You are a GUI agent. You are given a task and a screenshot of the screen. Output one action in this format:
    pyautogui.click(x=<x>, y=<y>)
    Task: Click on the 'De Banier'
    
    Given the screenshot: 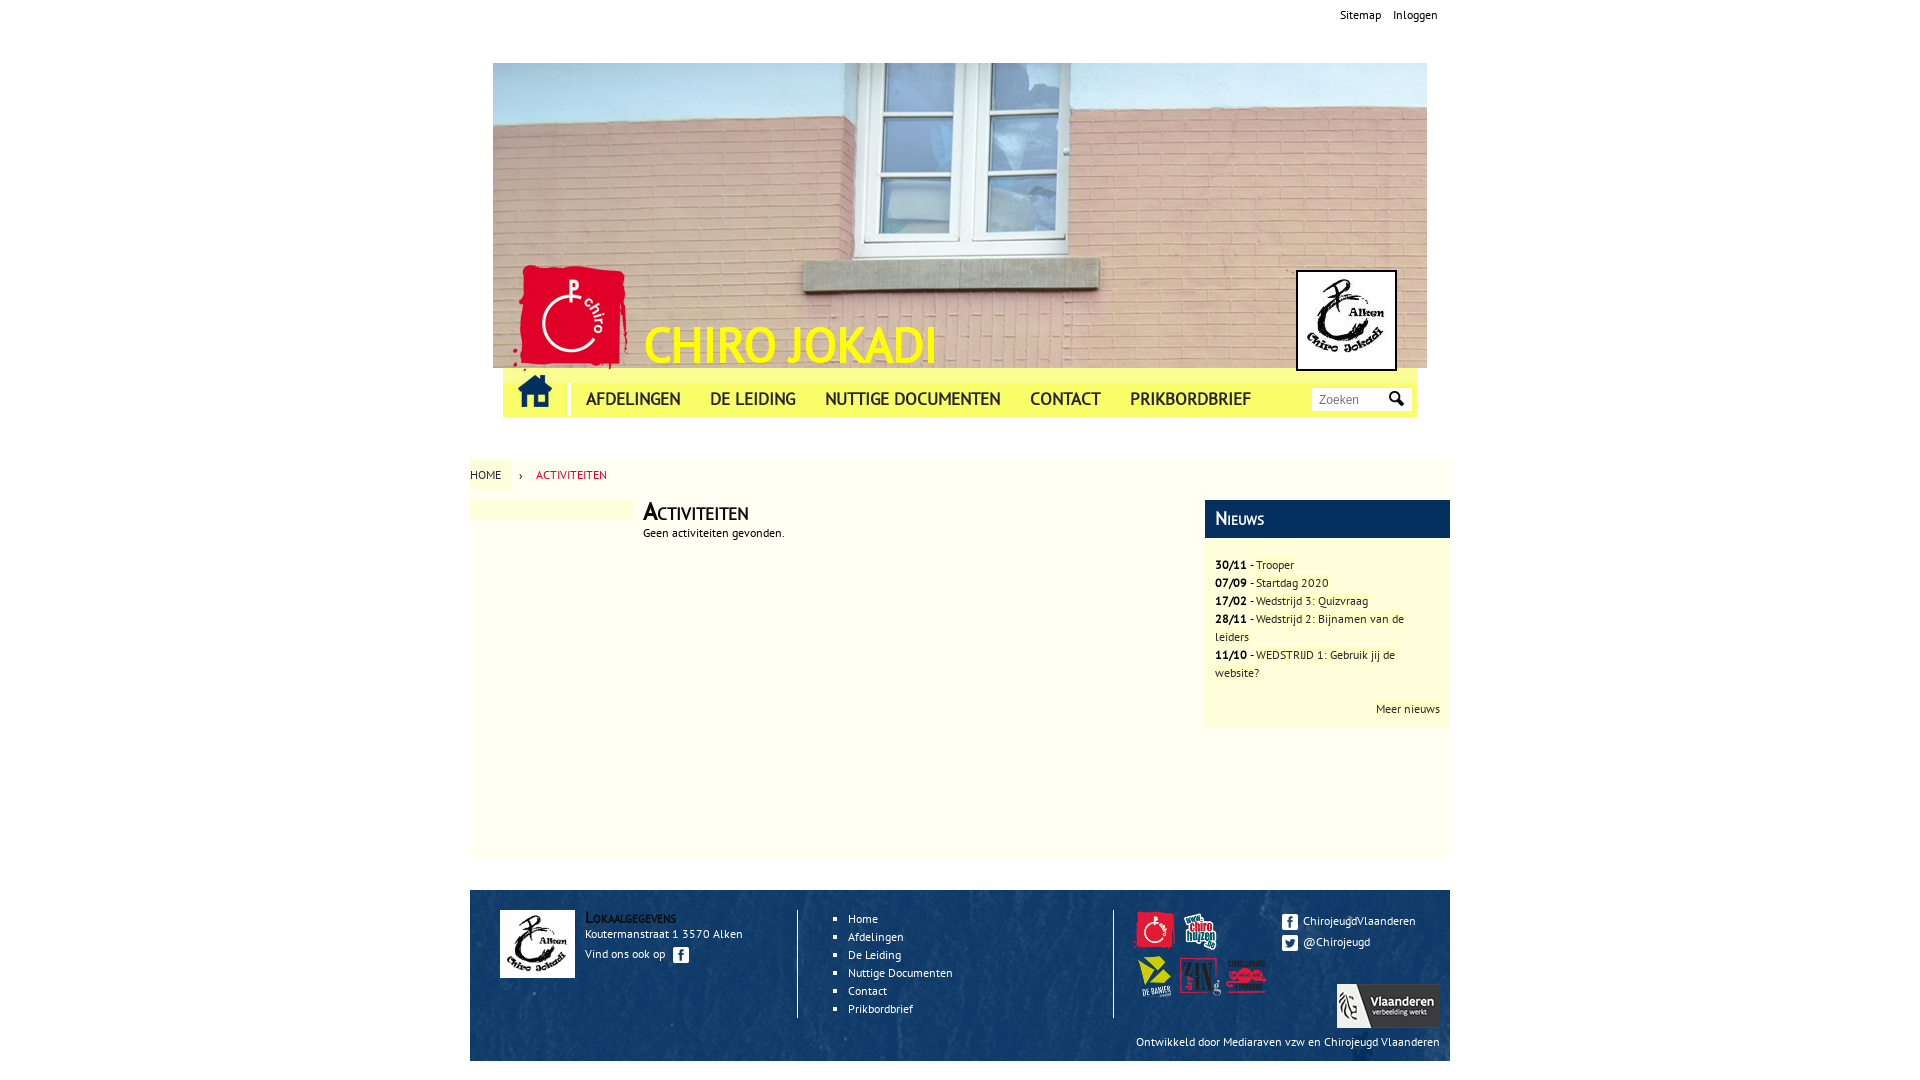 What is the action you would take?
    pyautogui.click(x=1133, y=975)
    